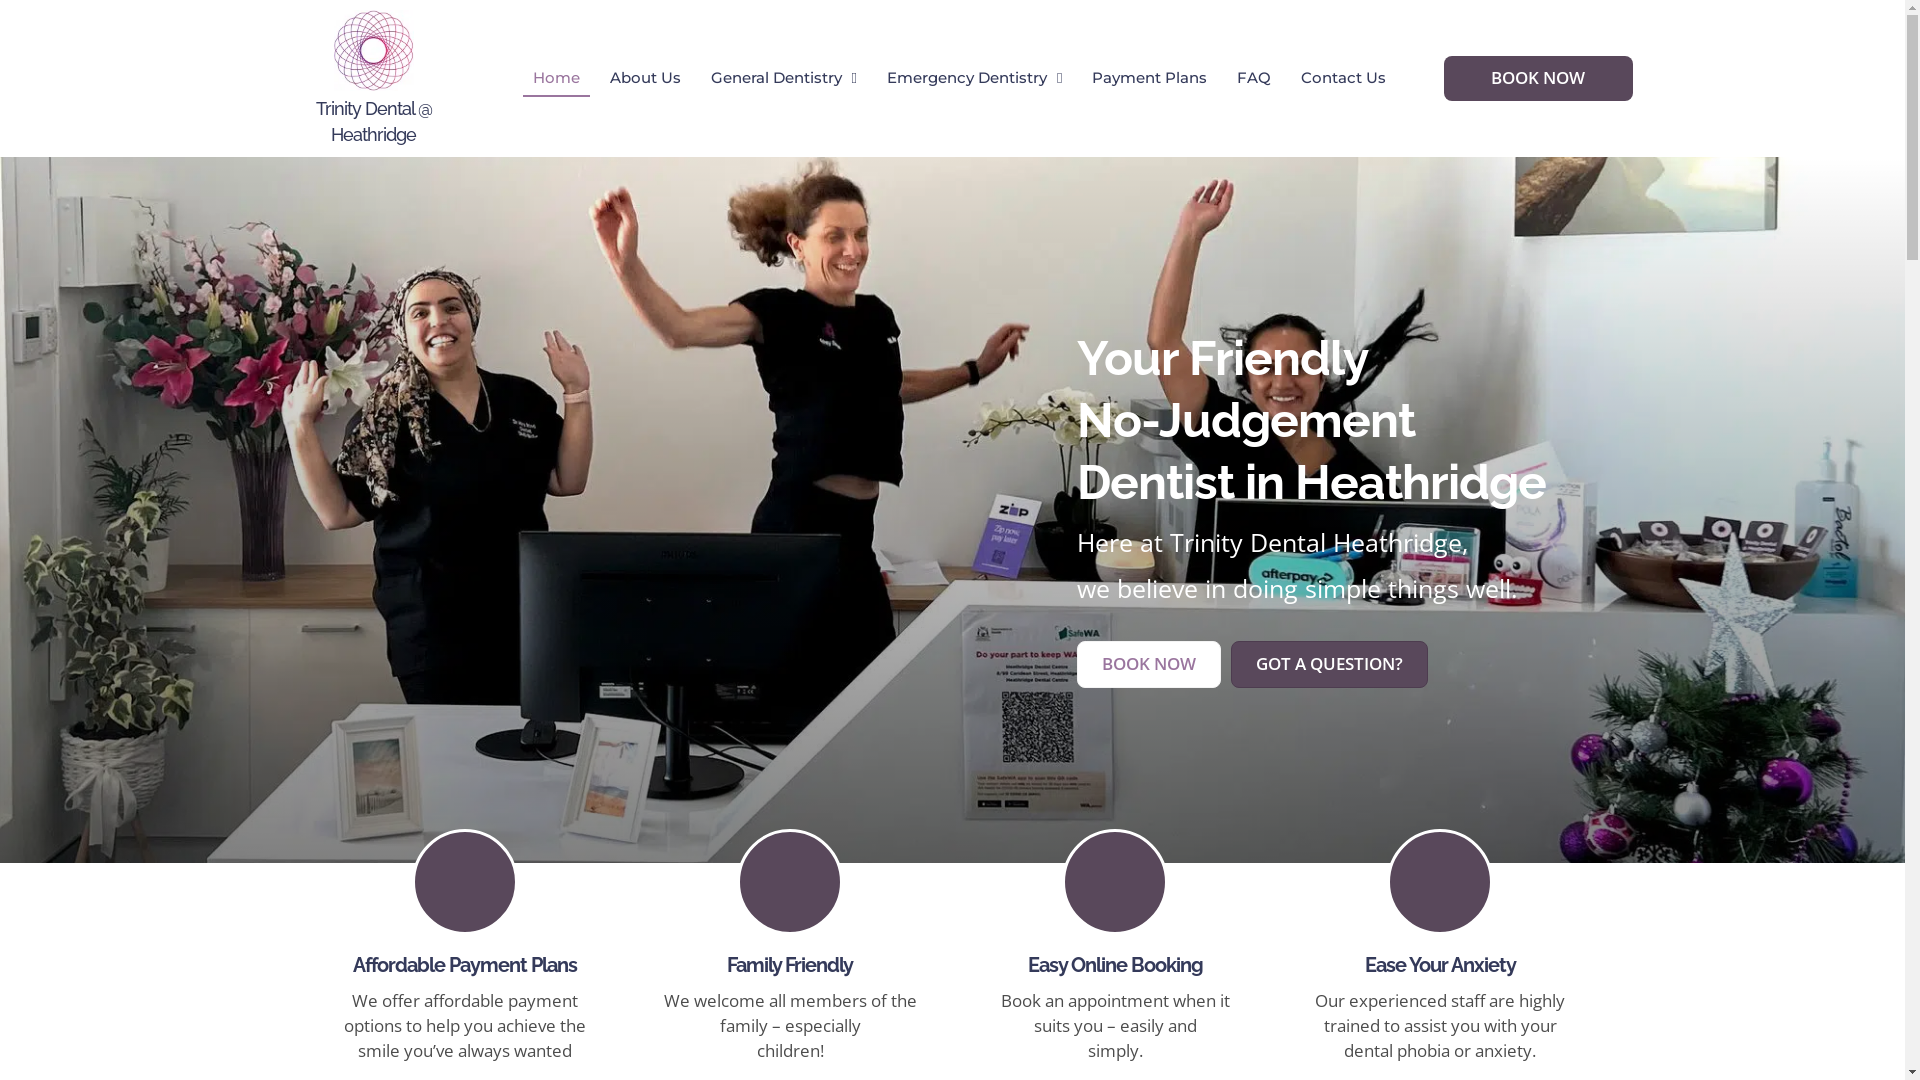 The height and width of the screenshot is (1080, 1920). What do you see at coordinates (1328, 663) in the screenshot?
I see `'GOT A QUESTION?'` at bounding box center [1328, 663].